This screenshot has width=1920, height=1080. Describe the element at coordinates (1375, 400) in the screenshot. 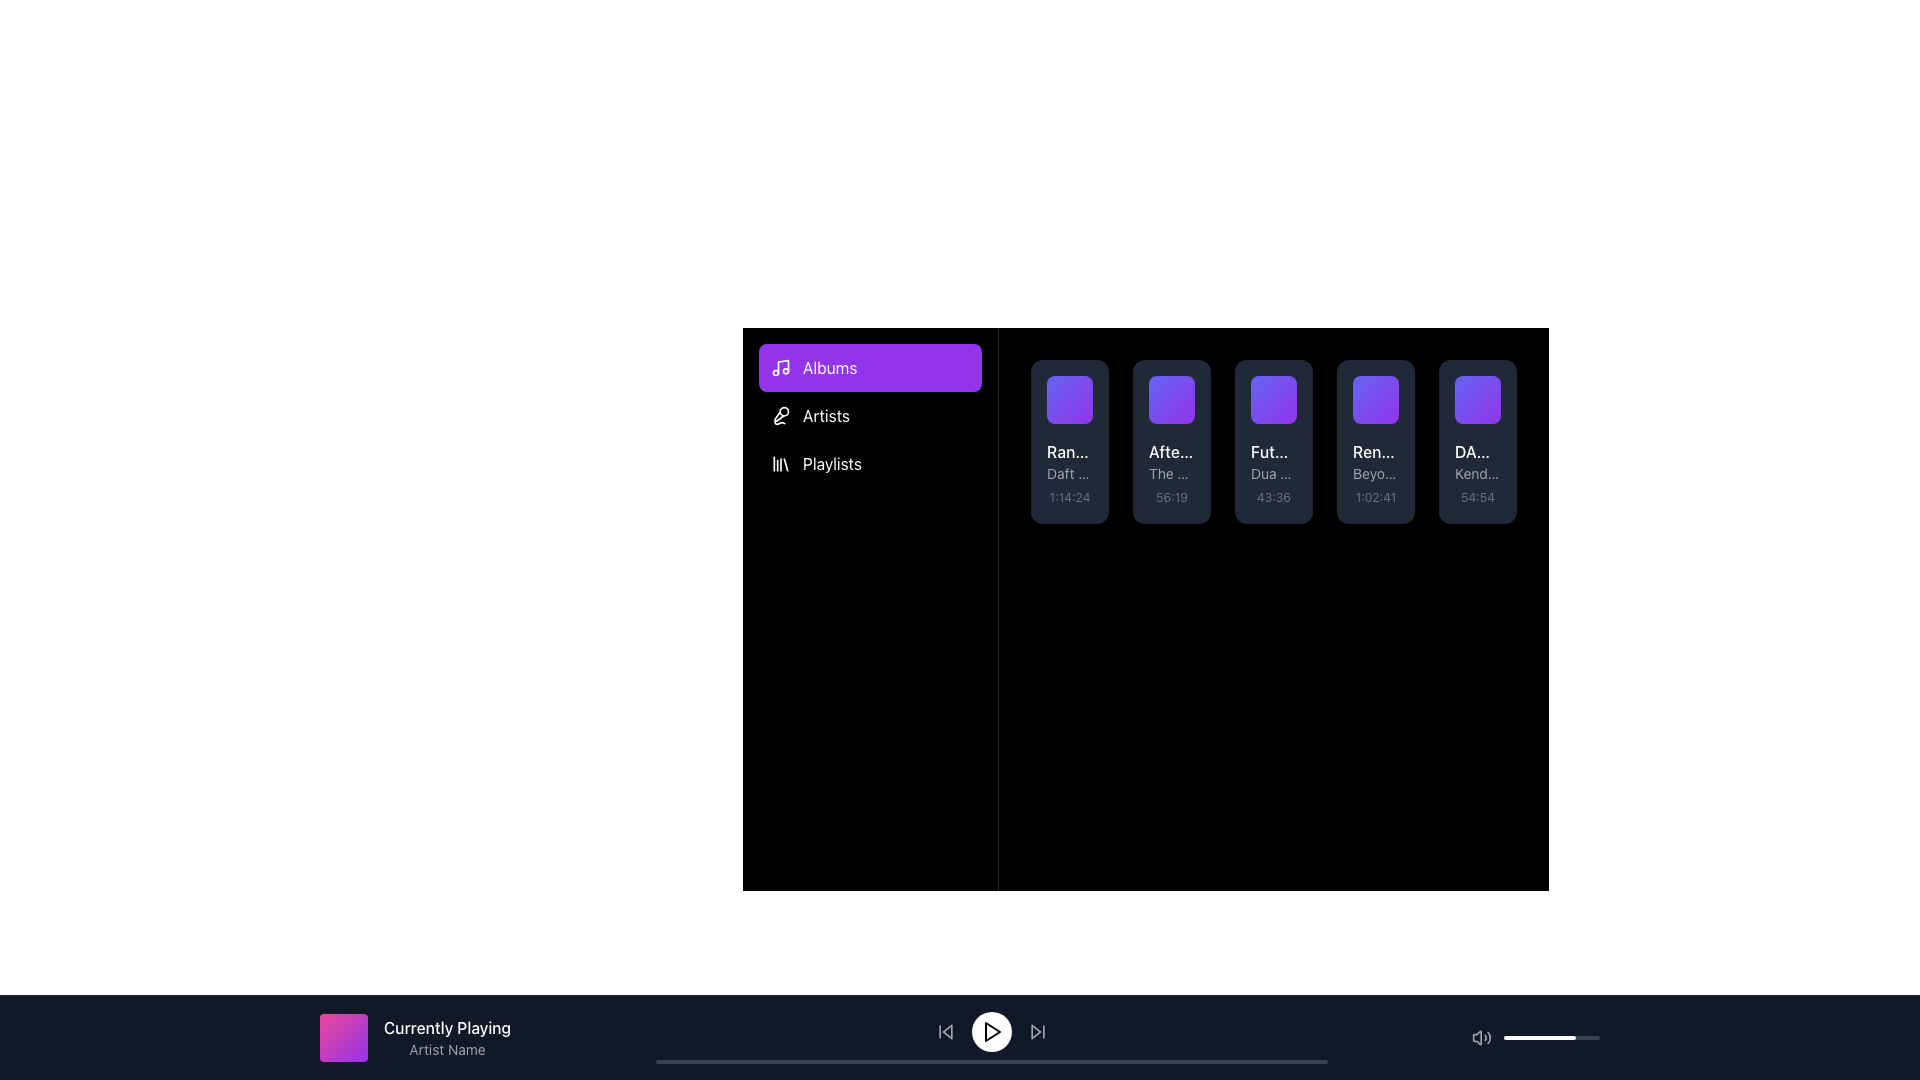

I see `the clickable thumbnail for the 'Renaissance' album, which has a square gradient background and a play icon` at that location.